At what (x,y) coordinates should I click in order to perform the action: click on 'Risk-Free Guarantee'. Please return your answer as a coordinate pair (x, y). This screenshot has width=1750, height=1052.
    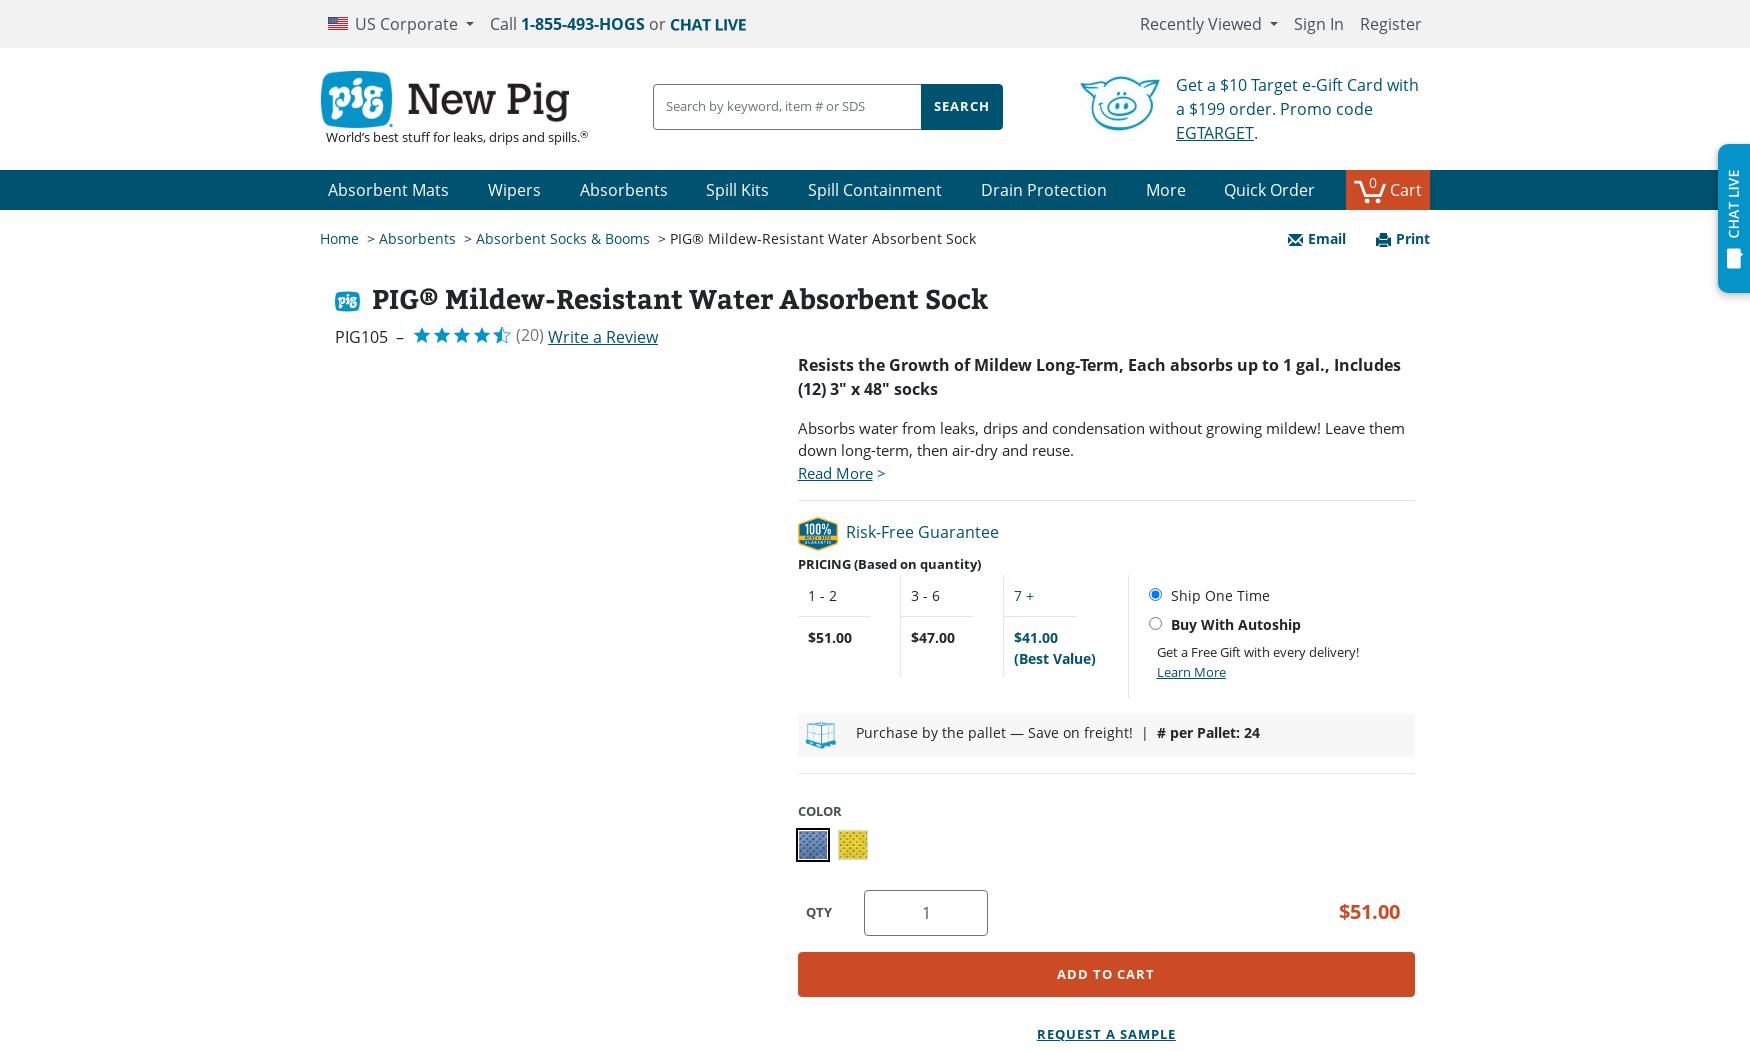
    Looking at the image, I should click on (845, 531).